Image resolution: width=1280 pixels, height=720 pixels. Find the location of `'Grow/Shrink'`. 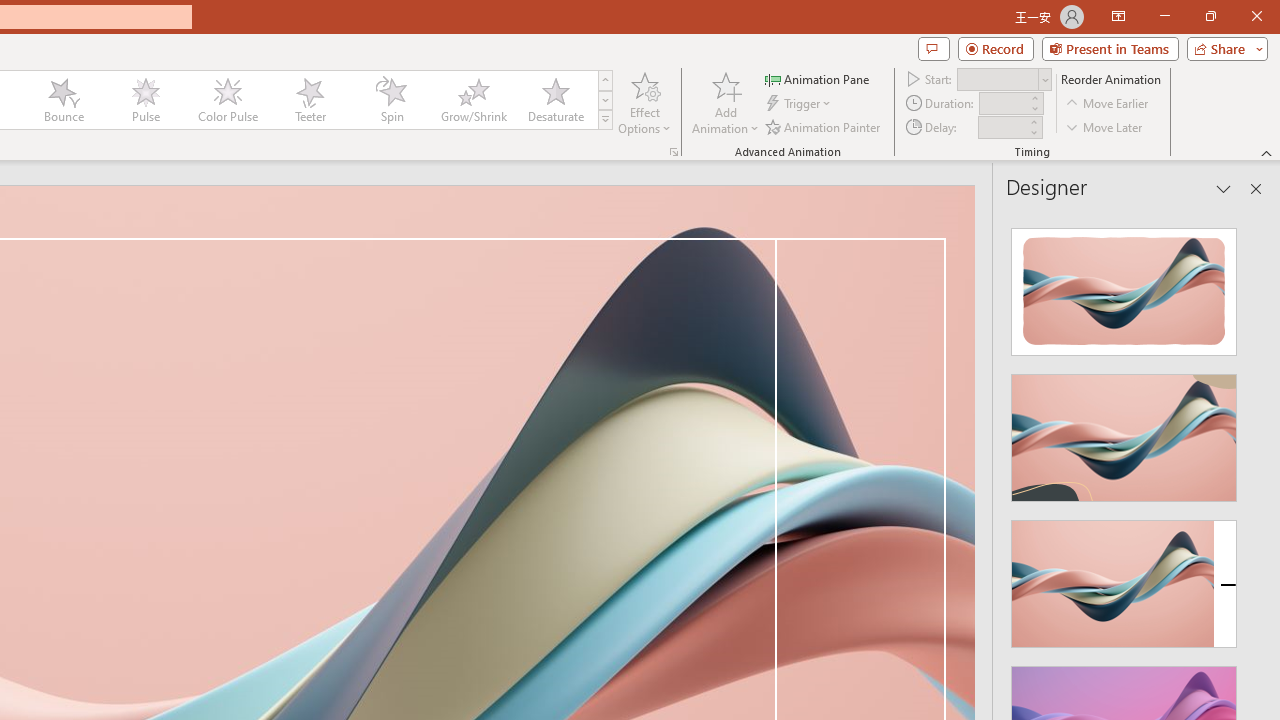

'Grow/Shrink' is located at coordinates (472, 100).